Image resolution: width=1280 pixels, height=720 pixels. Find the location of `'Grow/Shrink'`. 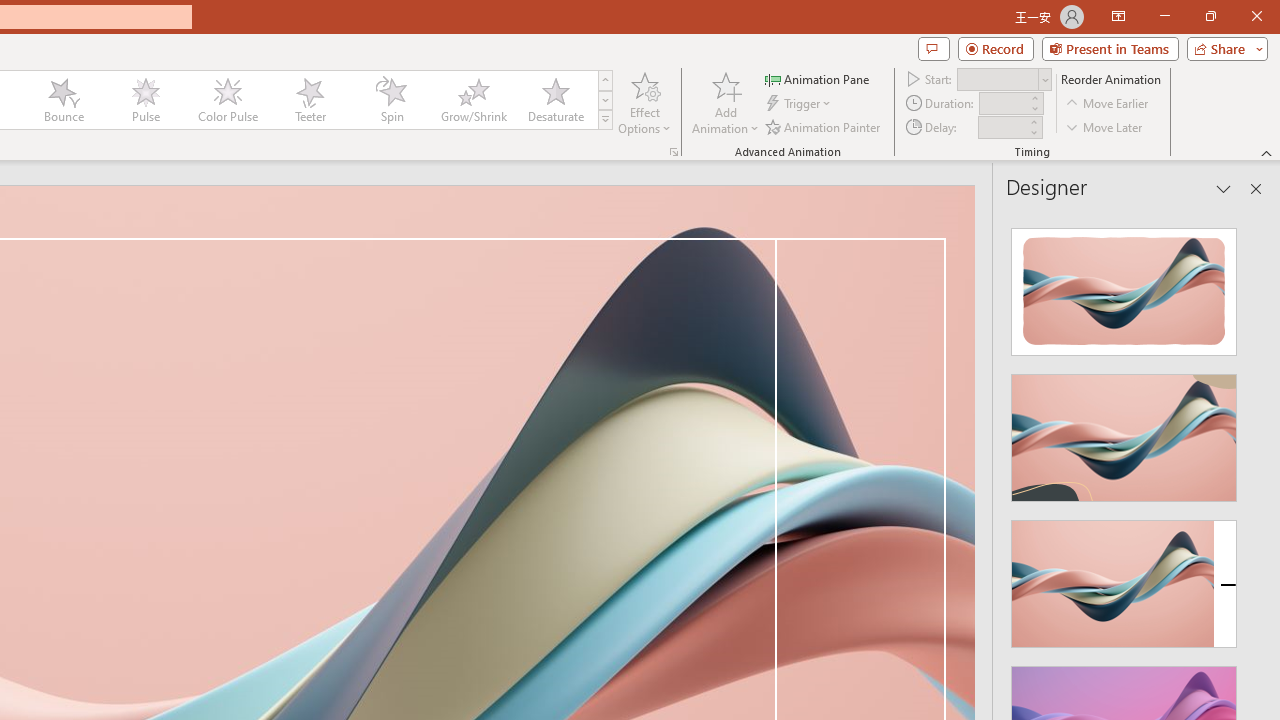

'Grow/Shrink' is located at coordinates (472, 100).